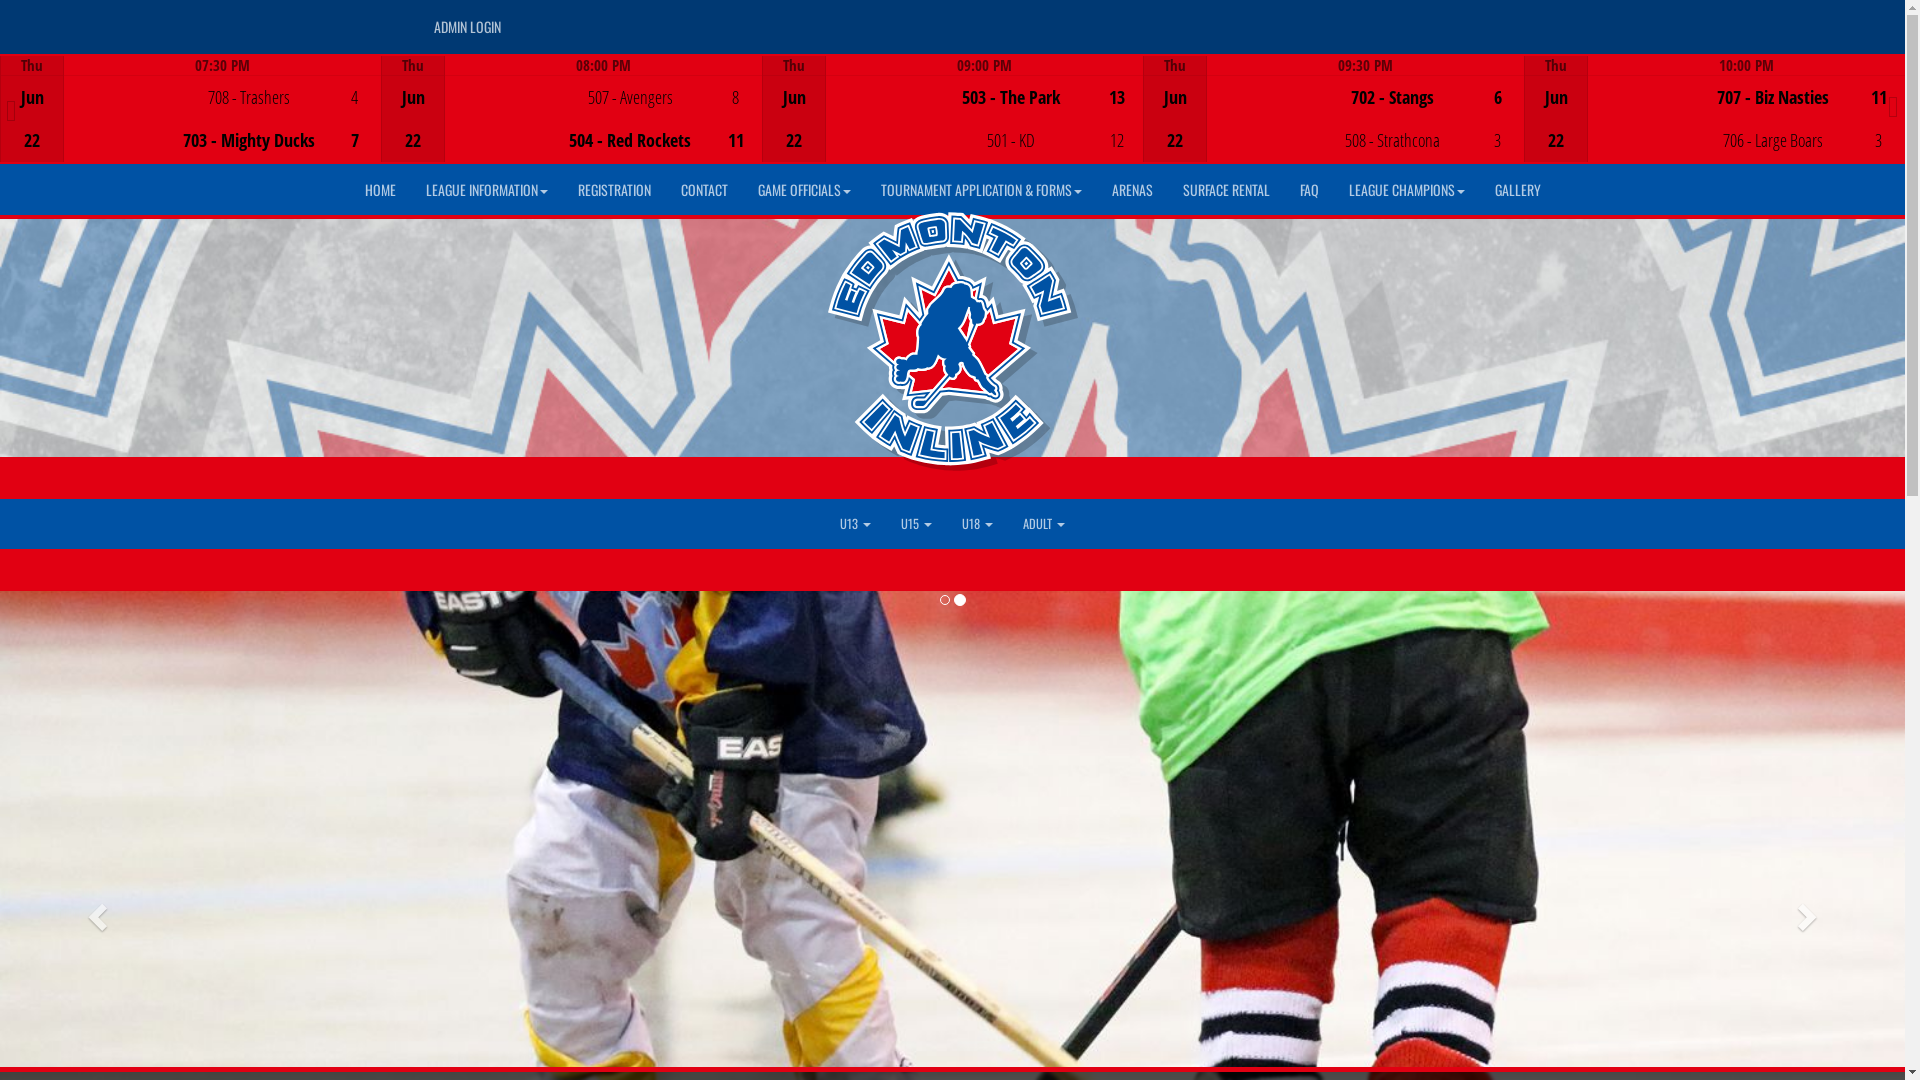 This screenshot has width=1920, height=1080. I want to click on 'TOURNAMENT APPLICATION & FORMS', so click(981, 189).